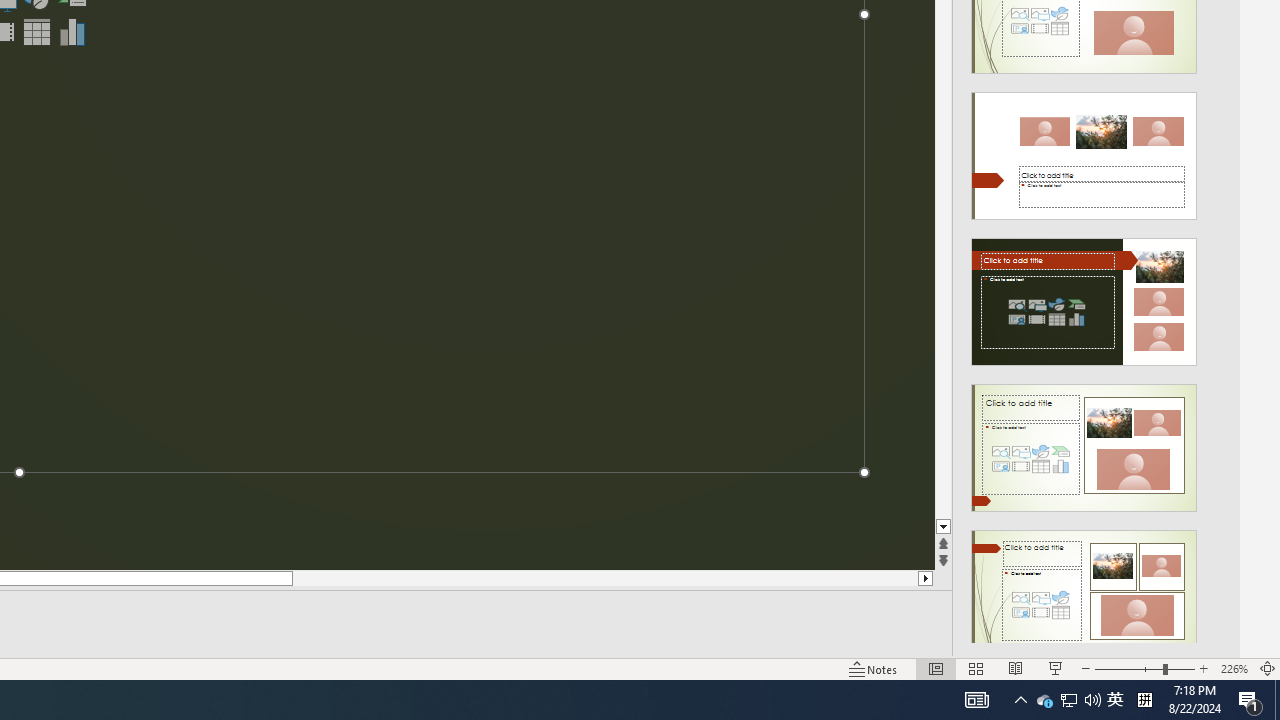  Describe the element at coordinates (73, 32) in the screenshot. I see `'Insert Chart'` at that location.